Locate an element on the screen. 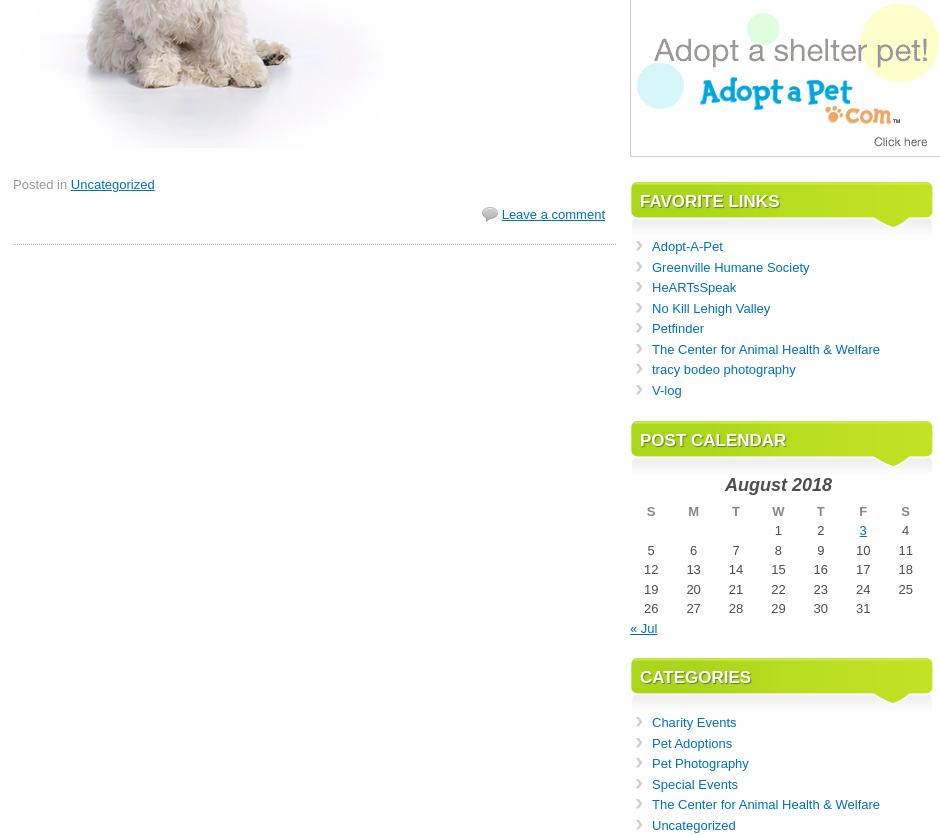 This screenshot has width=940, height=835. 'Charity Events' is located at coordinates (693, 722).